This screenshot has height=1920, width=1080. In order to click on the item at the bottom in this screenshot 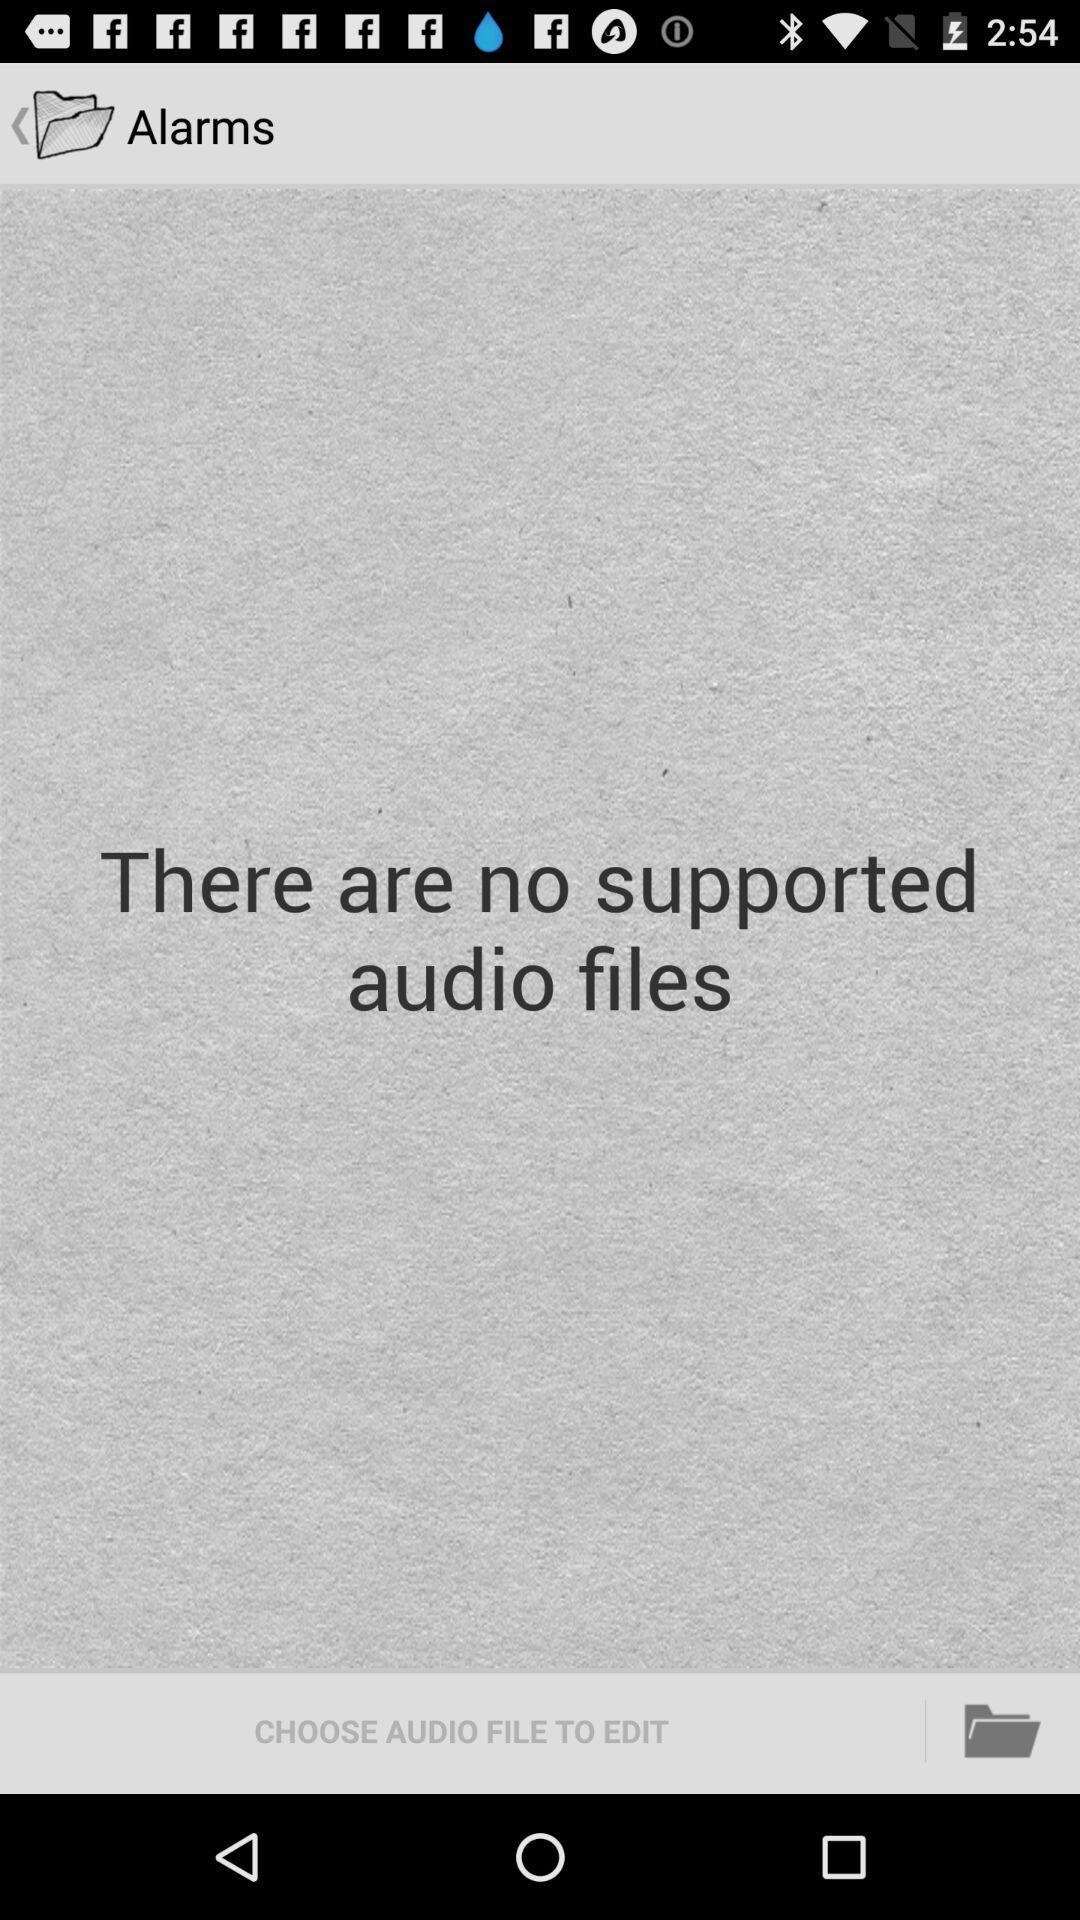, I will do `click(461, 1730)`.